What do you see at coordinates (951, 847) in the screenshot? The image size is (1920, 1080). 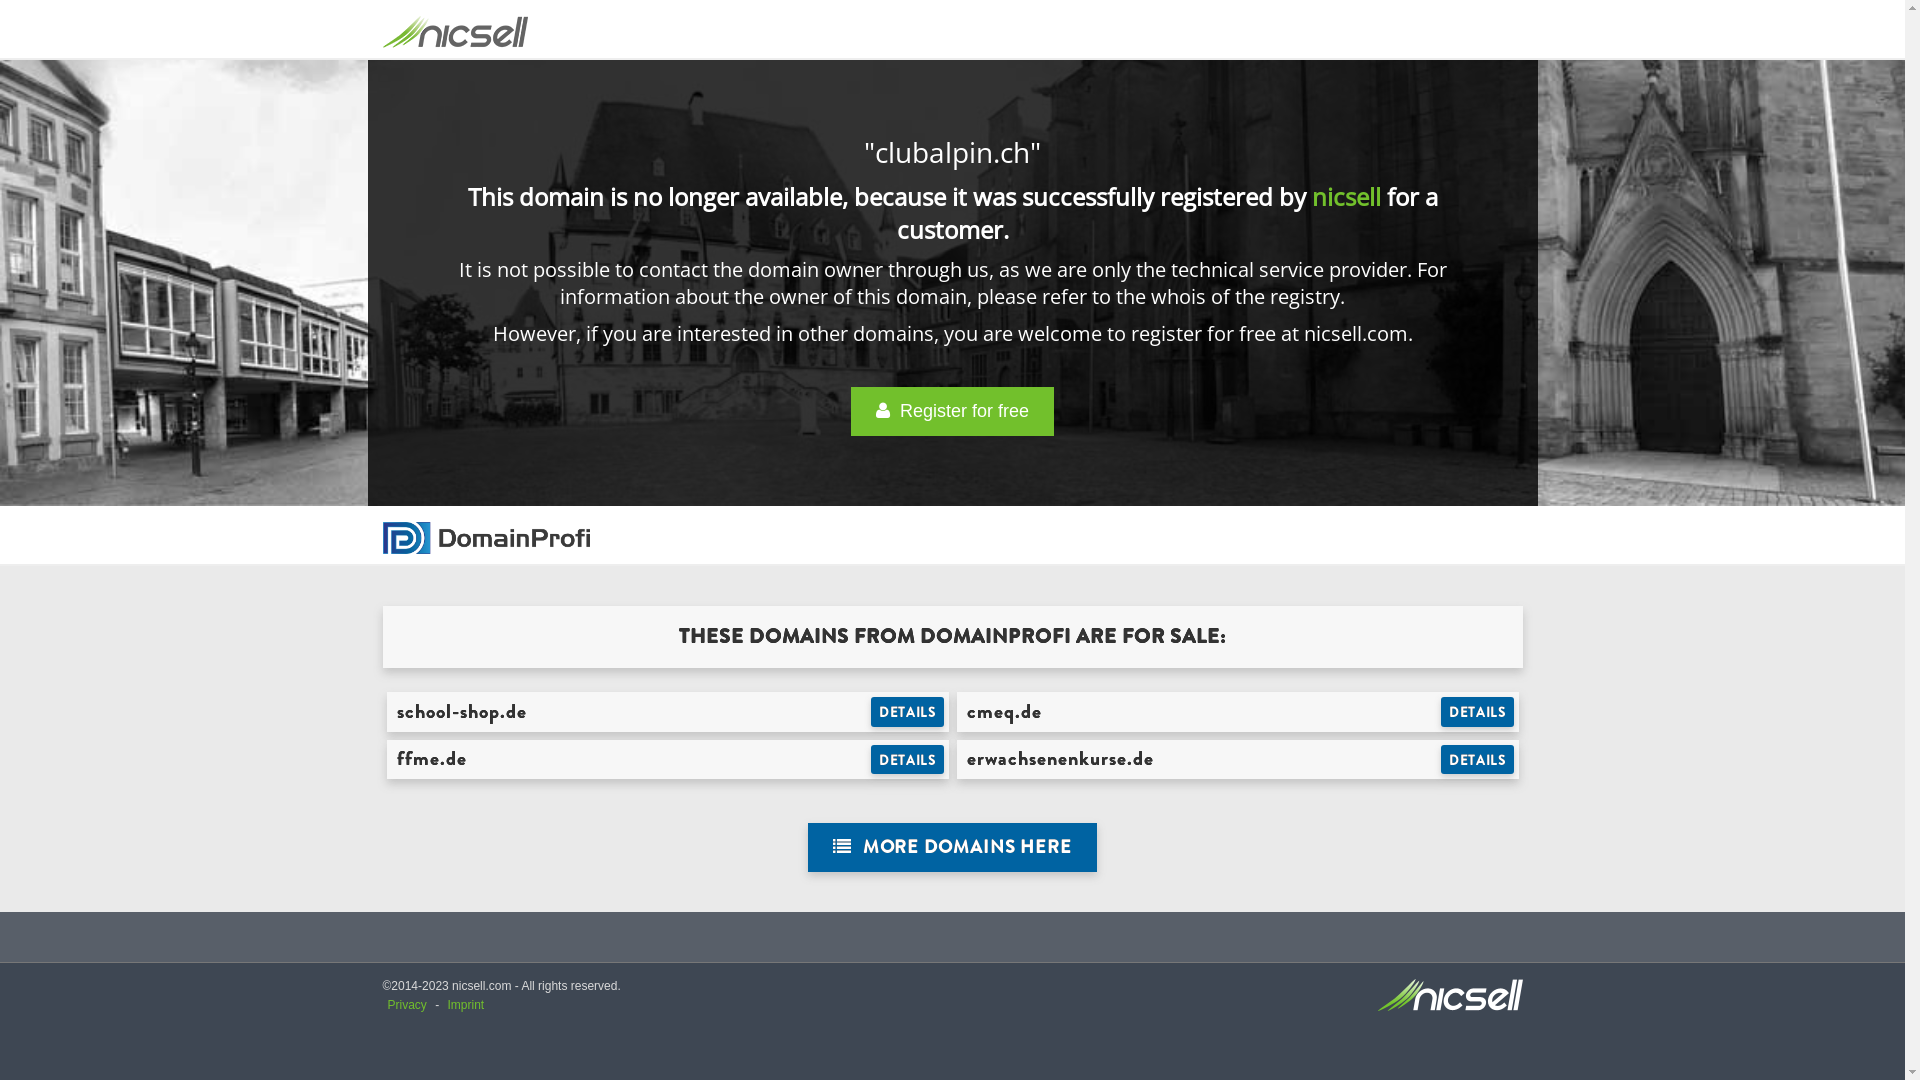 I see `'  MORE DOMAINS HERE'` at bounding box center [951, 847].